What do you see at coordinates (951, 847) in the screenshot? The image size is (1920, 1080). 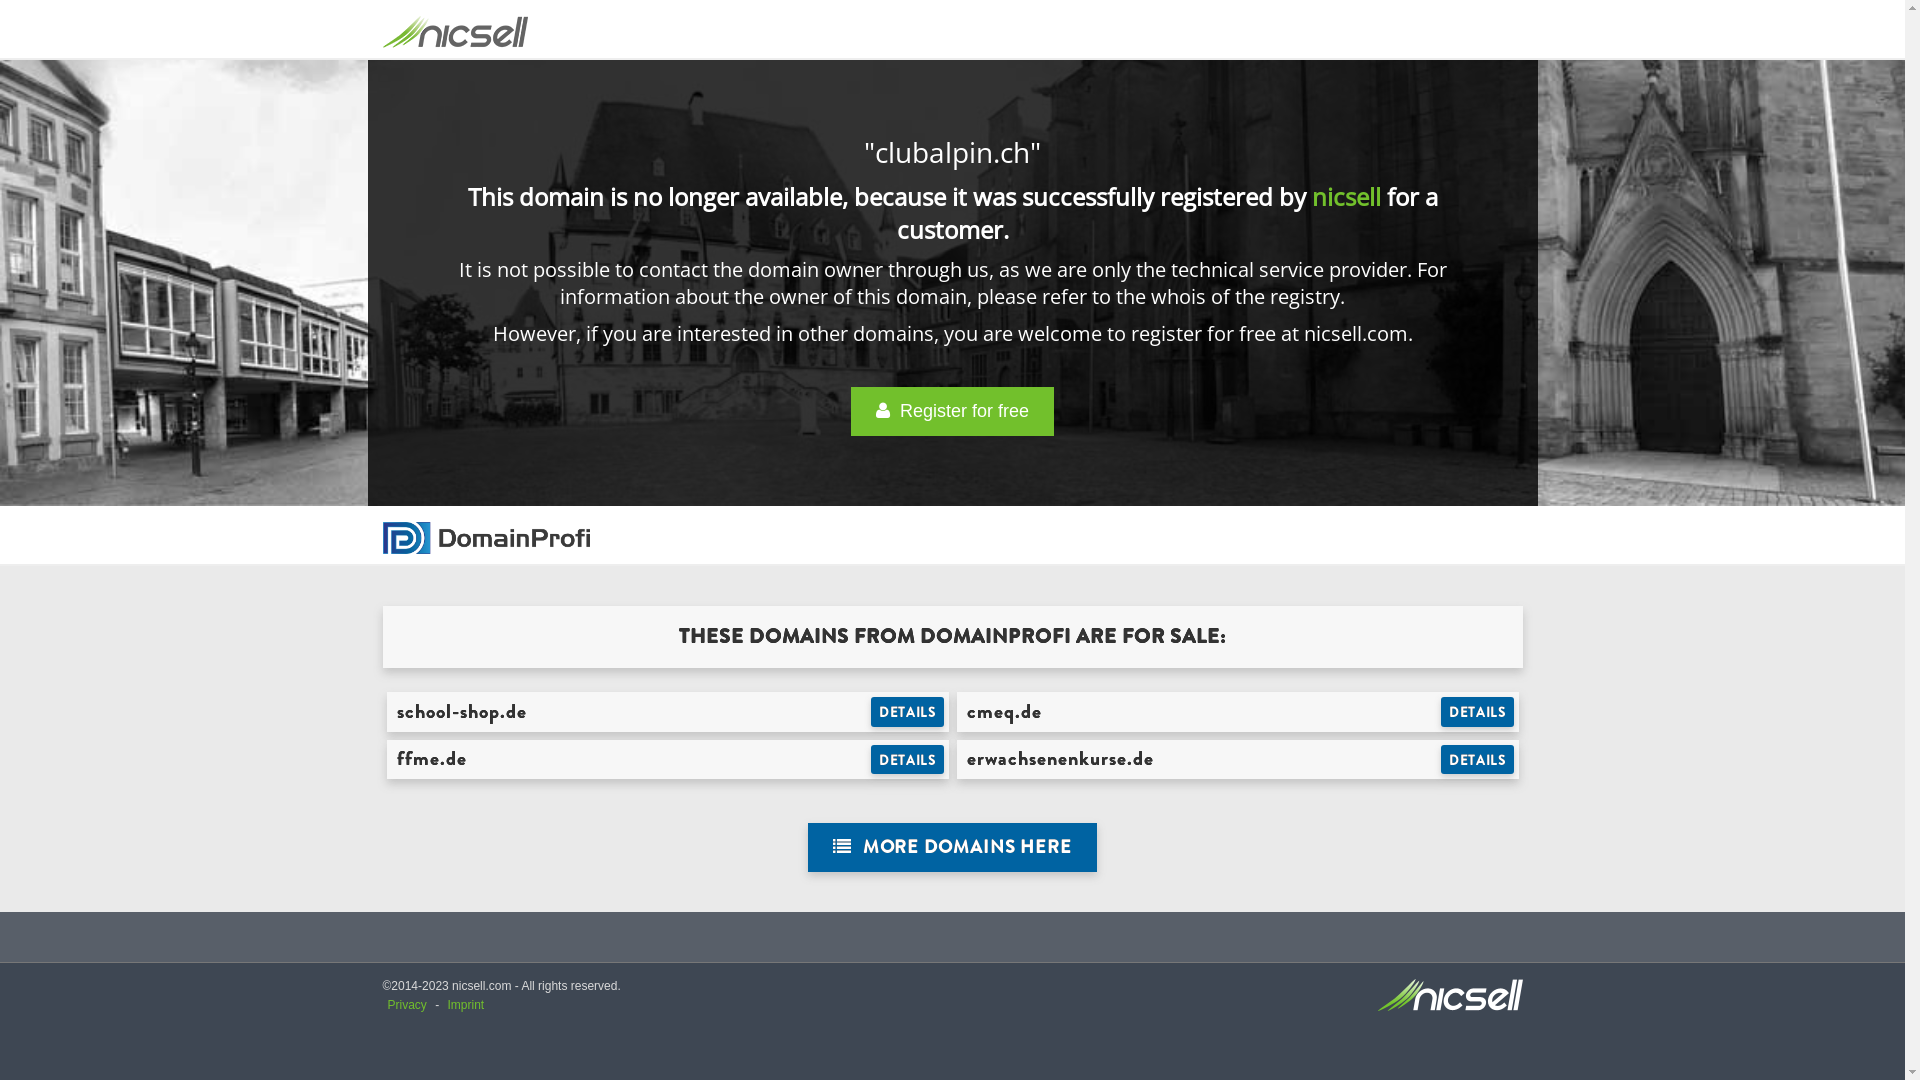 I see `'  MORE DOMAINS HERE'` at bounding box center [951, 847].